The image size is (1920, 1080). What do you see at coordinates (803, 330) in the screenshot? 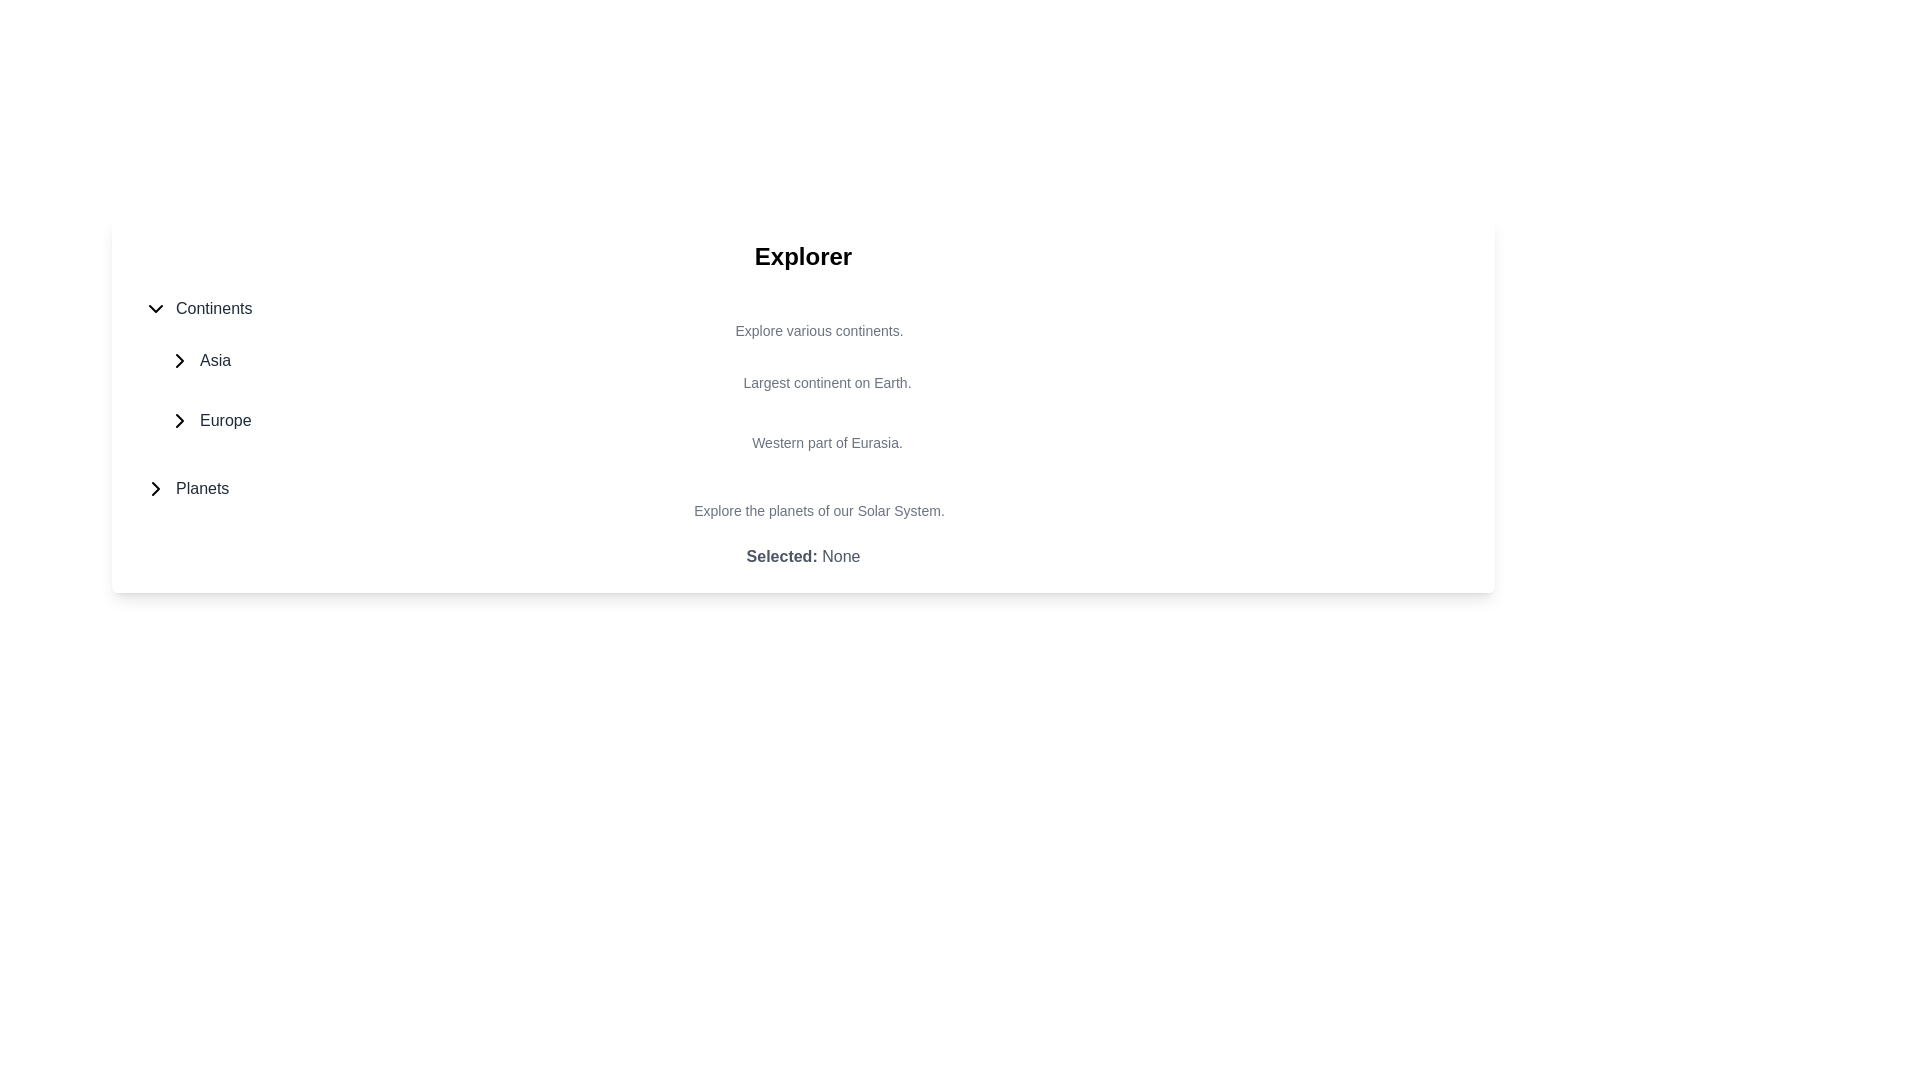
I see `the static text element that provides context for the 'Continents' section, located directly below the title text 'Continents'` at bounding box center [803, 330].